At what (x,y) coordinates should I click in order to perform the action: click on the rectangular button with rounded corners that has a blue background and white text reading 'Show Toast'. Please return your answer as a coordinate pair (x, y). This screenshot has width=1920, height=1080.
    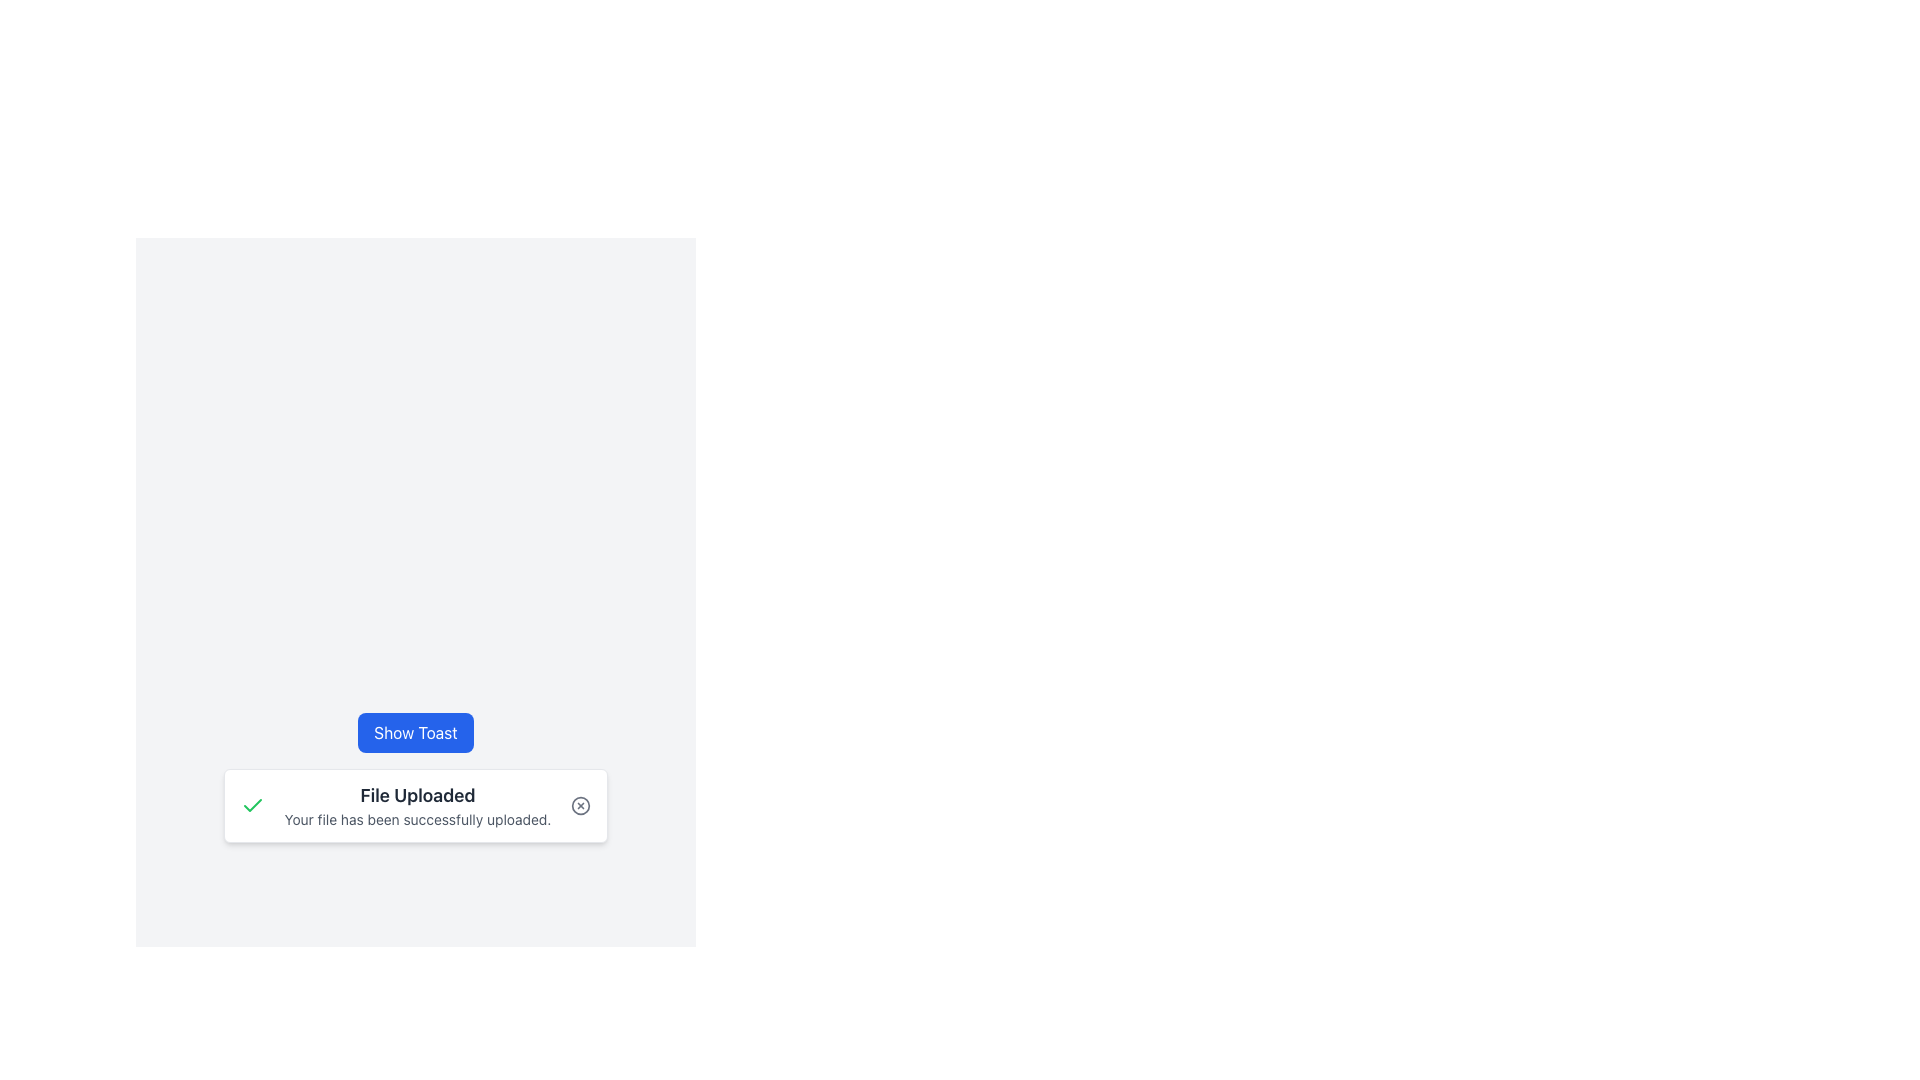
    Looking at the image, I should click on (415, 732).